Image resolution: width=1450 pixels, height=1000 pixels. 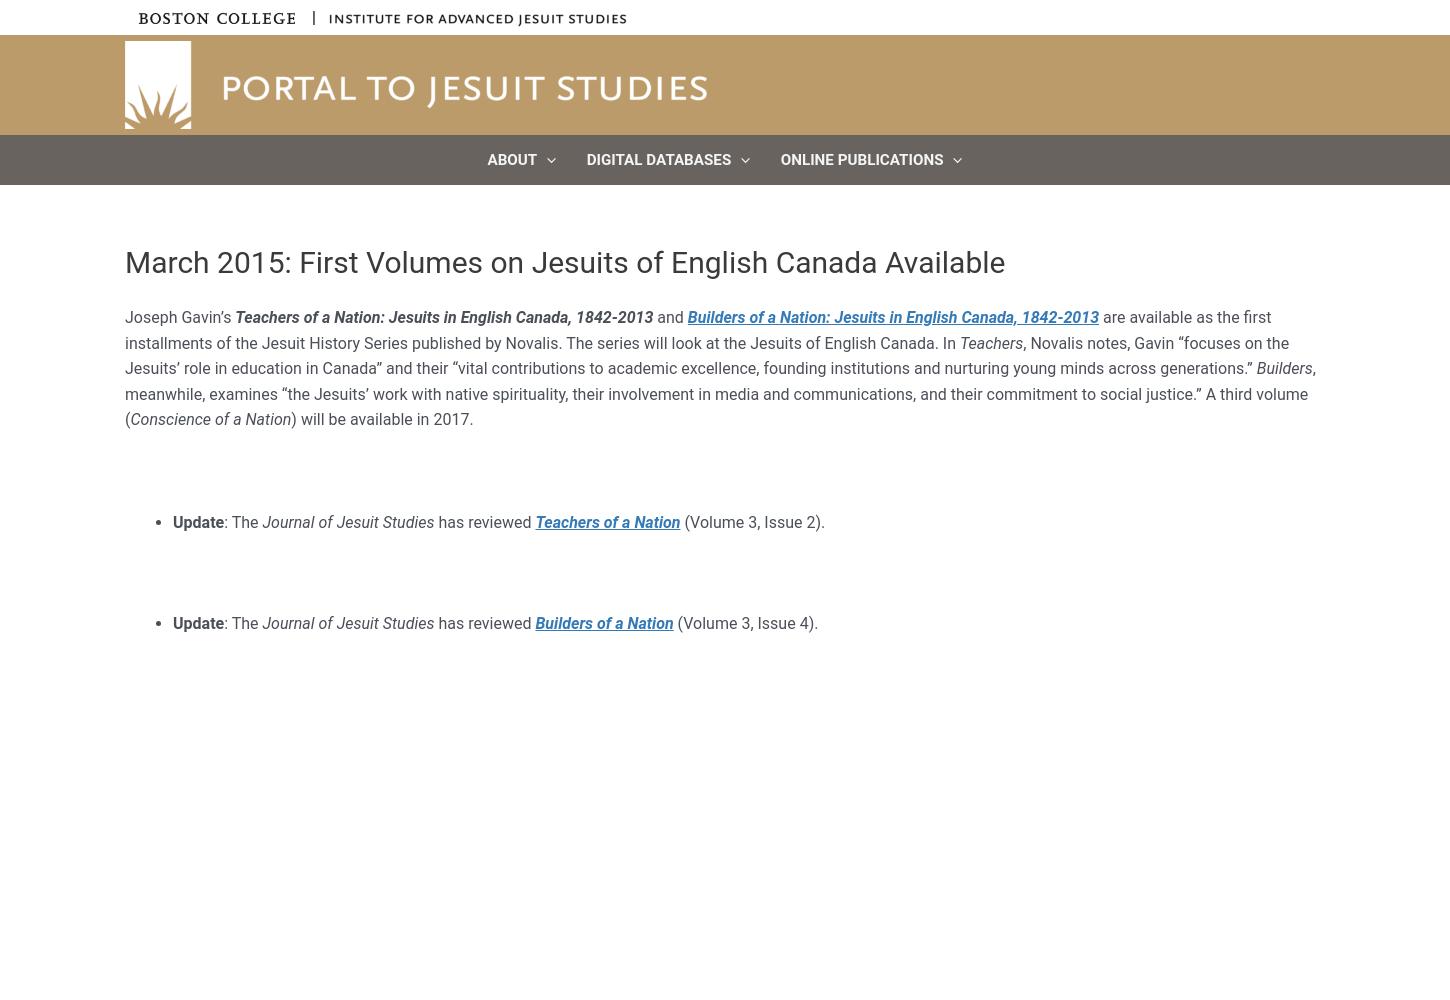 I want to click on 'Online Publications', so click(x=860, y=160).